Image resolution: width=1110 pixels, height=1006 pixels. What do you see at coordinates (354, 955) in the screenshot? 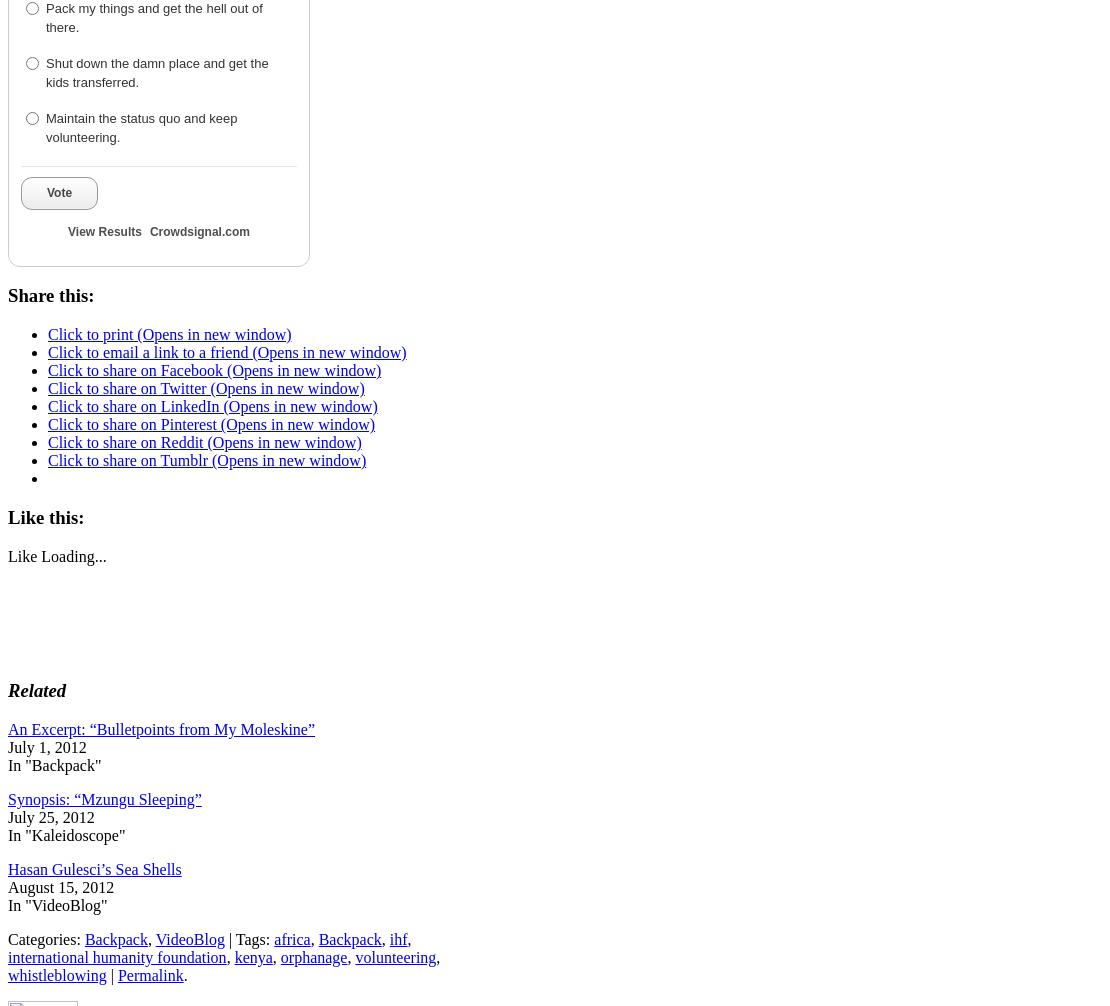
I see `'volunteering'` at bounding box center [354, 955].